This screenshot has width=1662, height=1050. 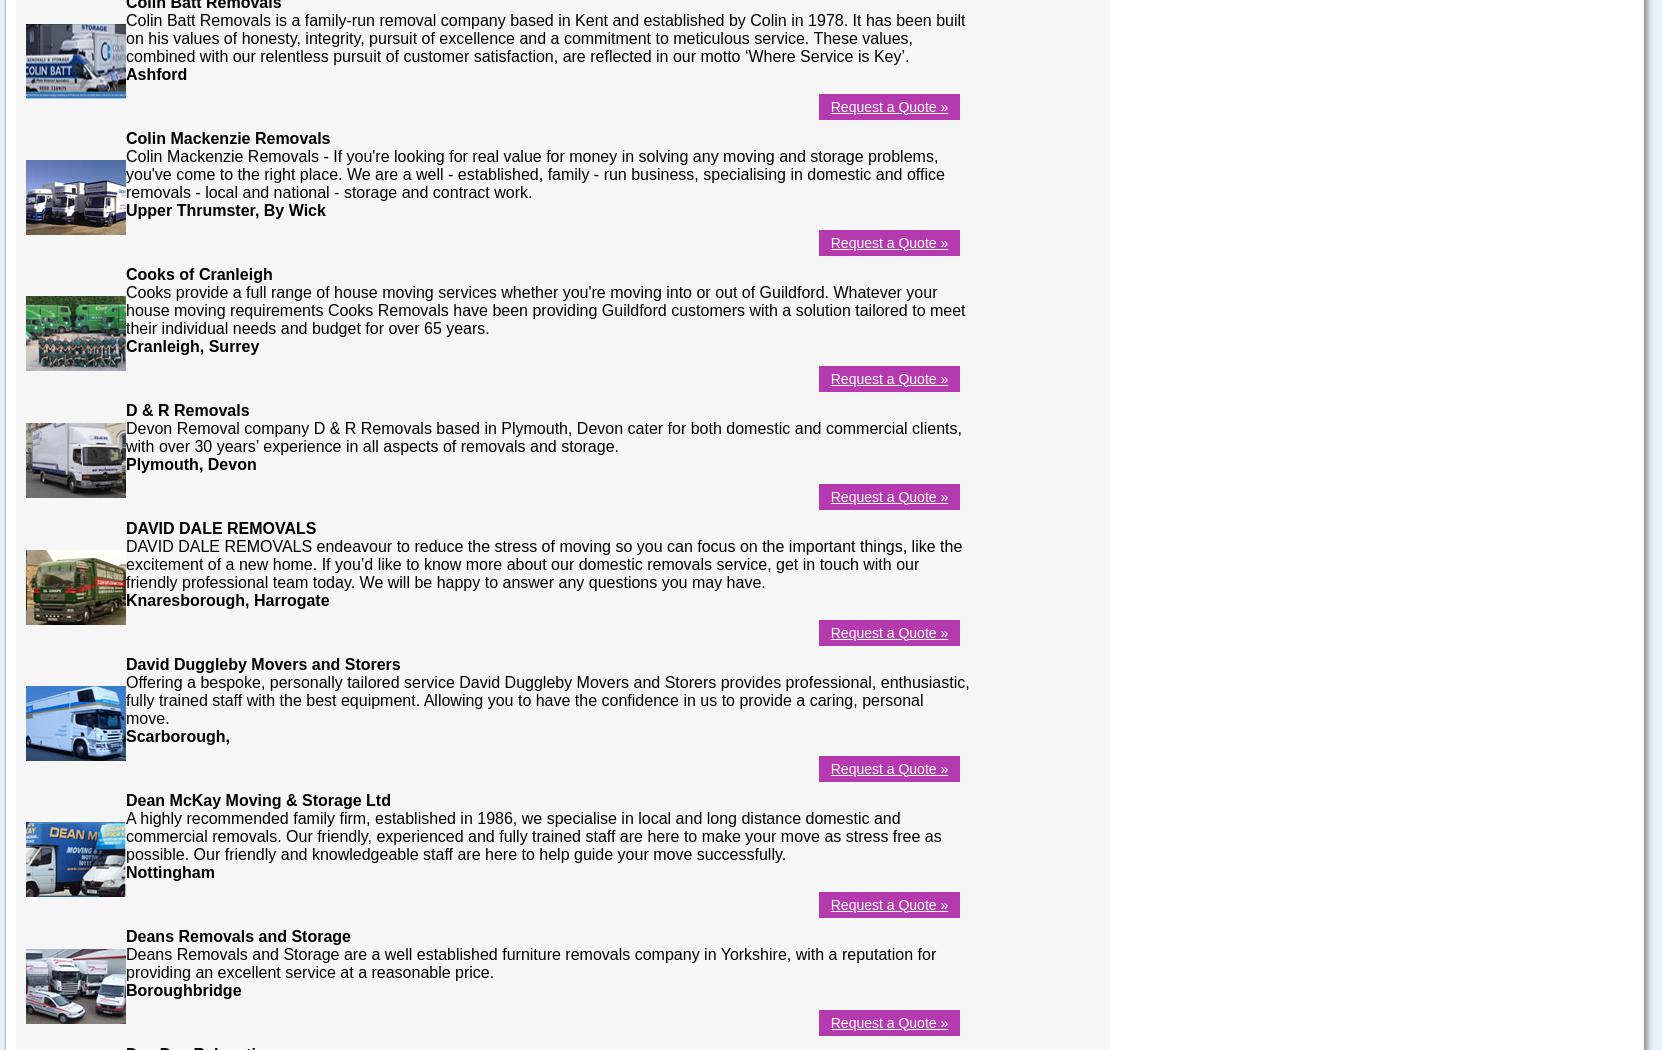 I want to click on 'Scarborough,', so click(x=125, y=734).